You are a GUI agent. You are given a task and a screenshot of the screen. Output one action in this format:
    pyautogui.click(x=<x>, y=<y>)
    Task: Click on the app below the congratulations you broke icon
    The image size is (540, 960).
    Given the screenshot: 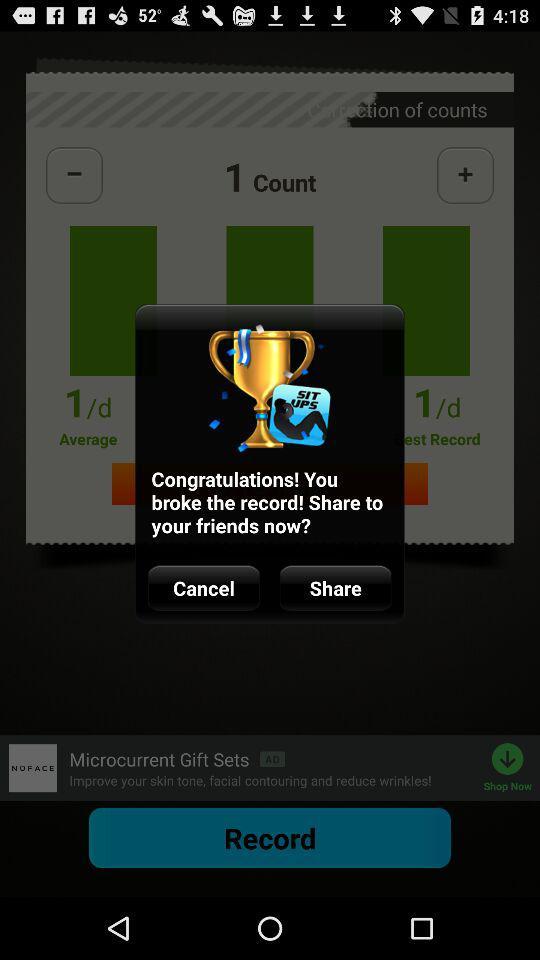 What is the action you would take?
    pyautogui.click(x=203, y=588)
    